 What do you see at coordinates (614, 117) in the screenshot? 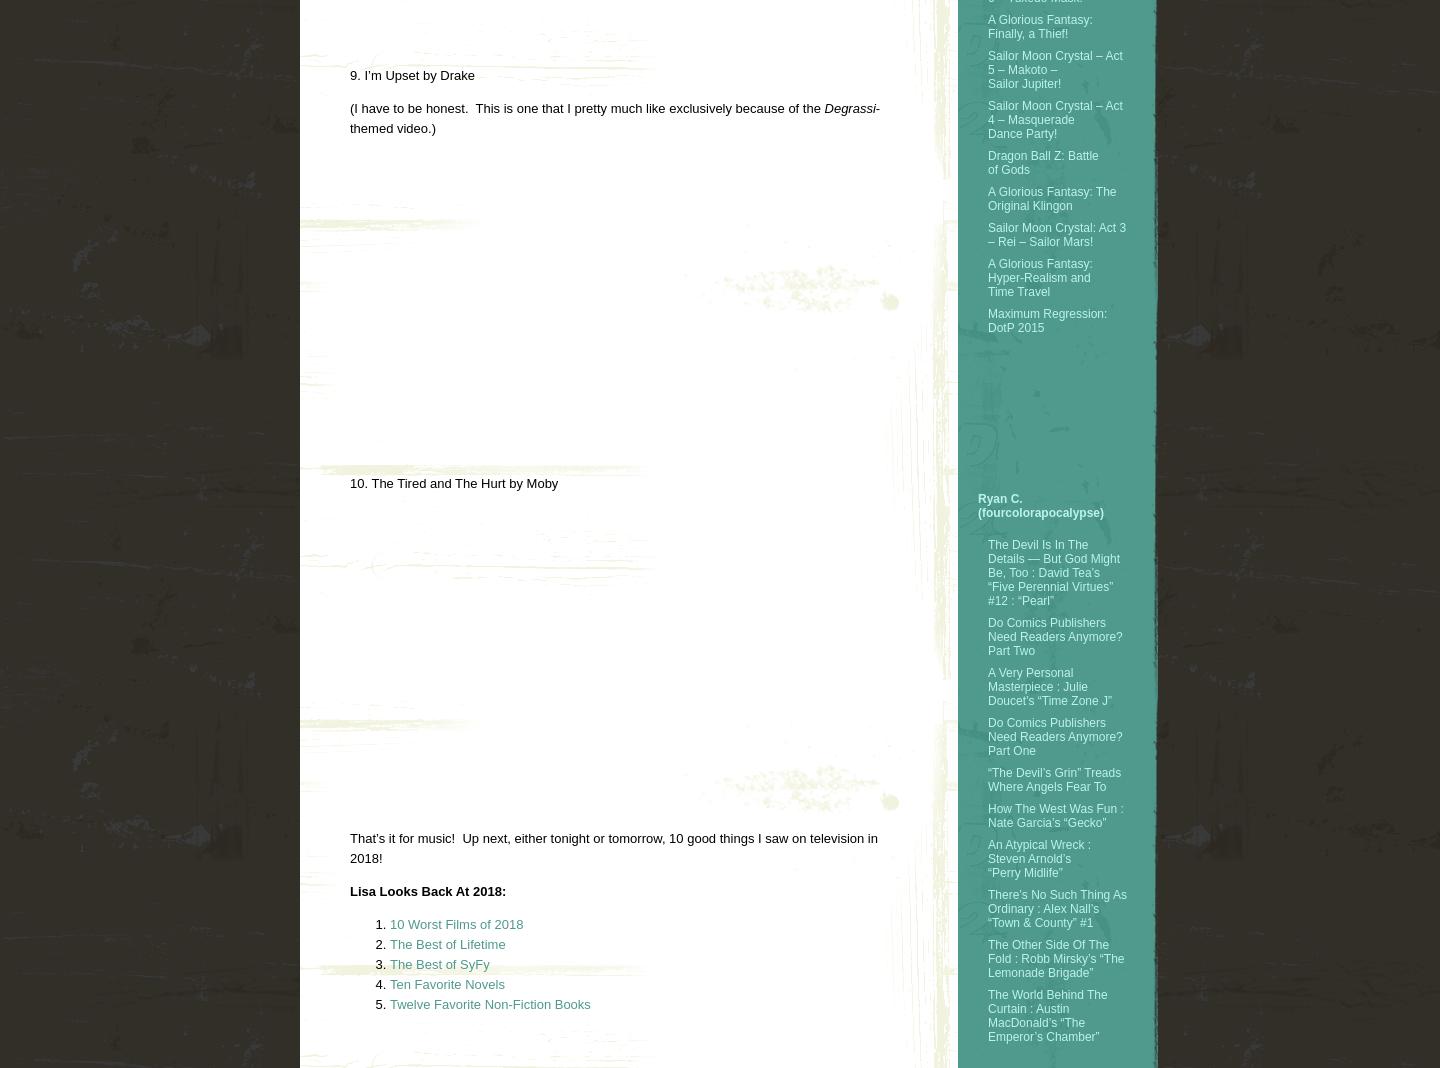
I see `'-themed video.)'` at bounding box center [614, 117].